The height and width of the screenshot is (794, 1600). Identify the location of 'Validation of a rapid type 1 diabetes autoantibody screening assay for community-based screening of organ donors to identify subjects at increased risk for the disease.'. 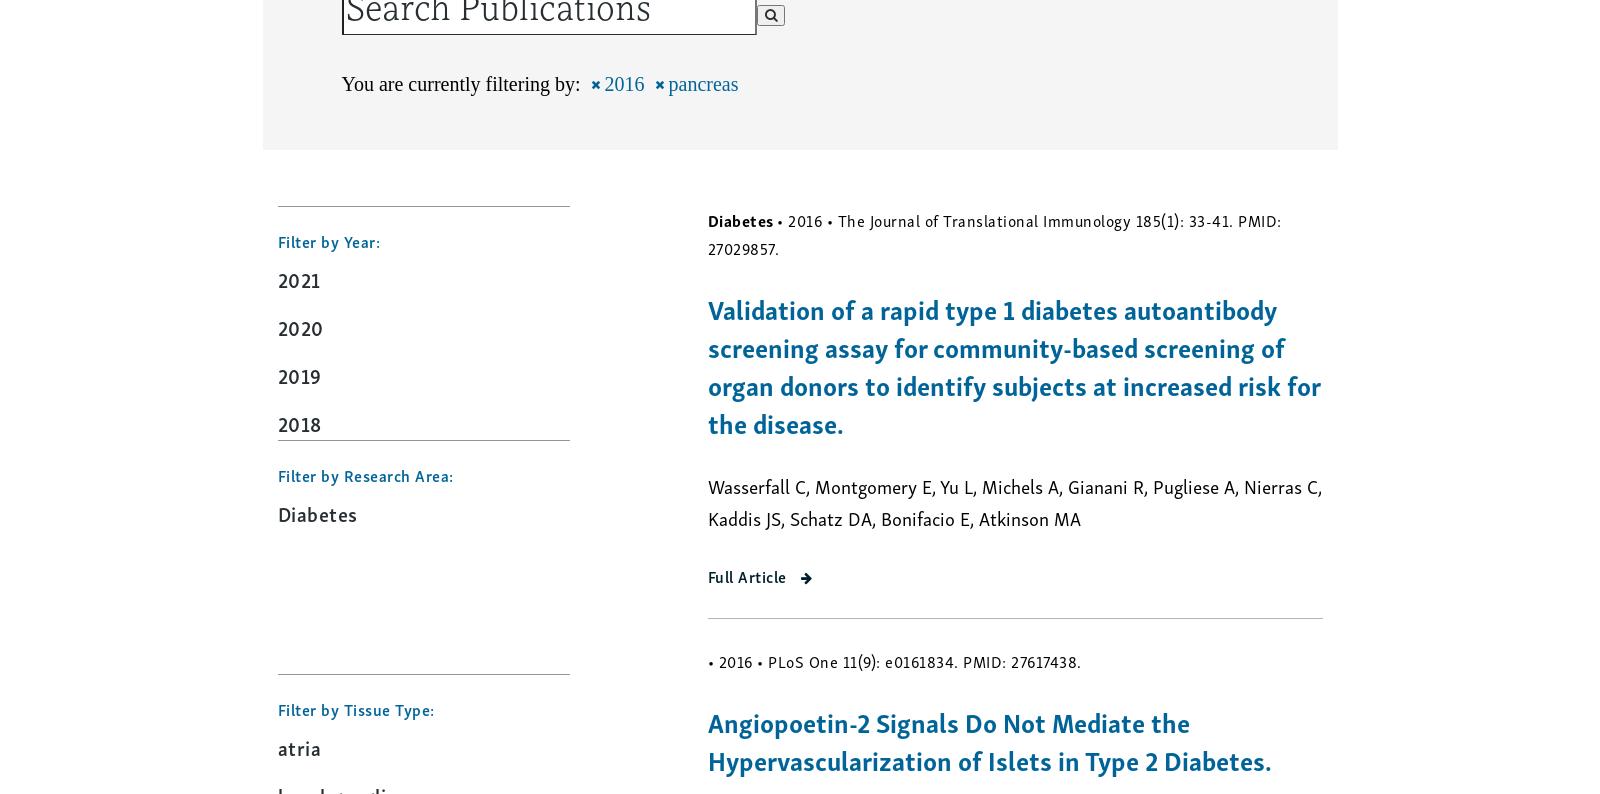
(707, 364).